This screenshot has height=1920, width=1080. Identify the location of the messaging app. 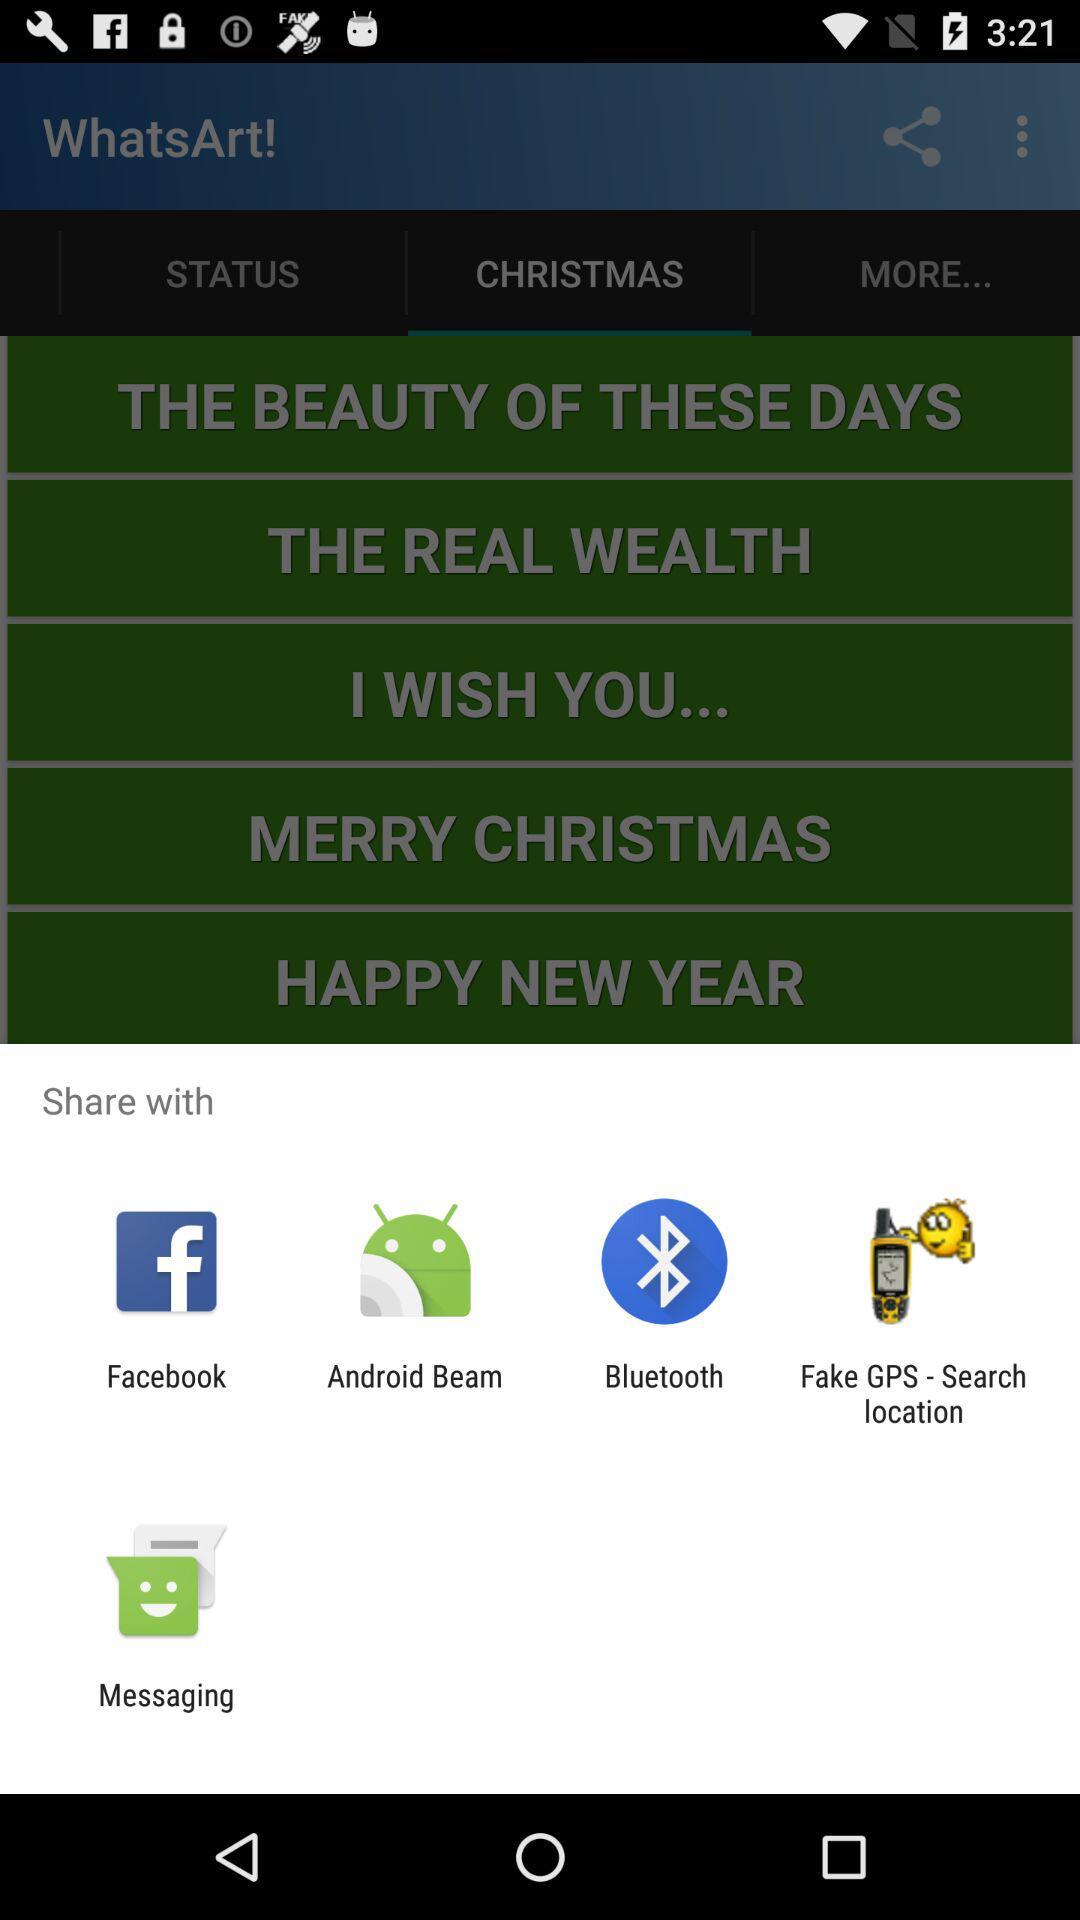
(165, 1711).